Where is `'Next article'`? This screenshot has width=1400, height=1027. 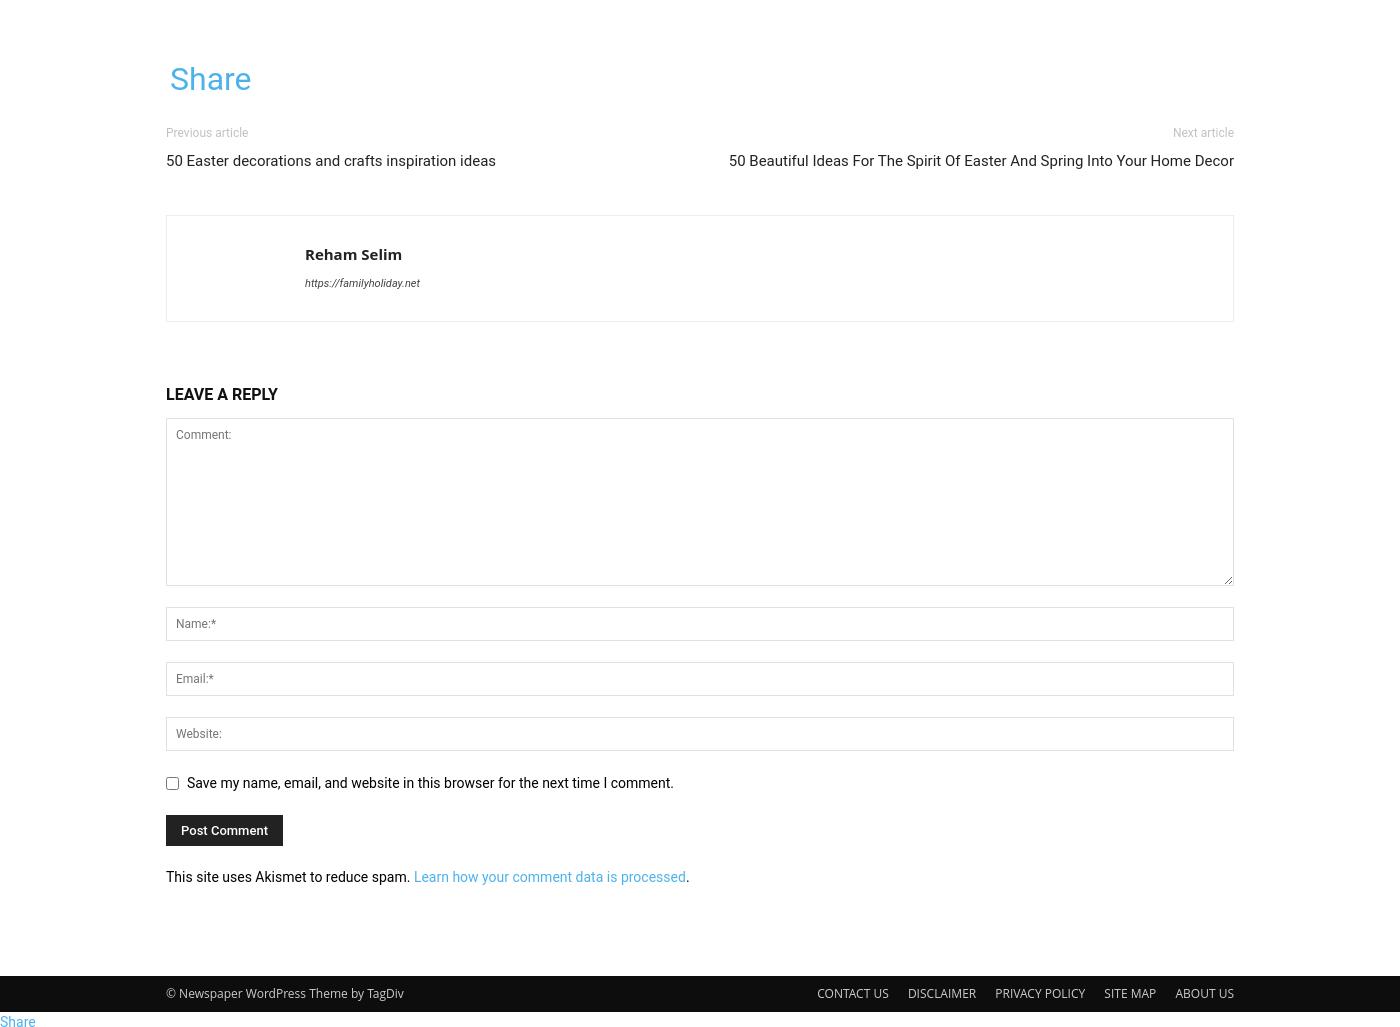
'Next article' is located at coordinates (1203, 132).